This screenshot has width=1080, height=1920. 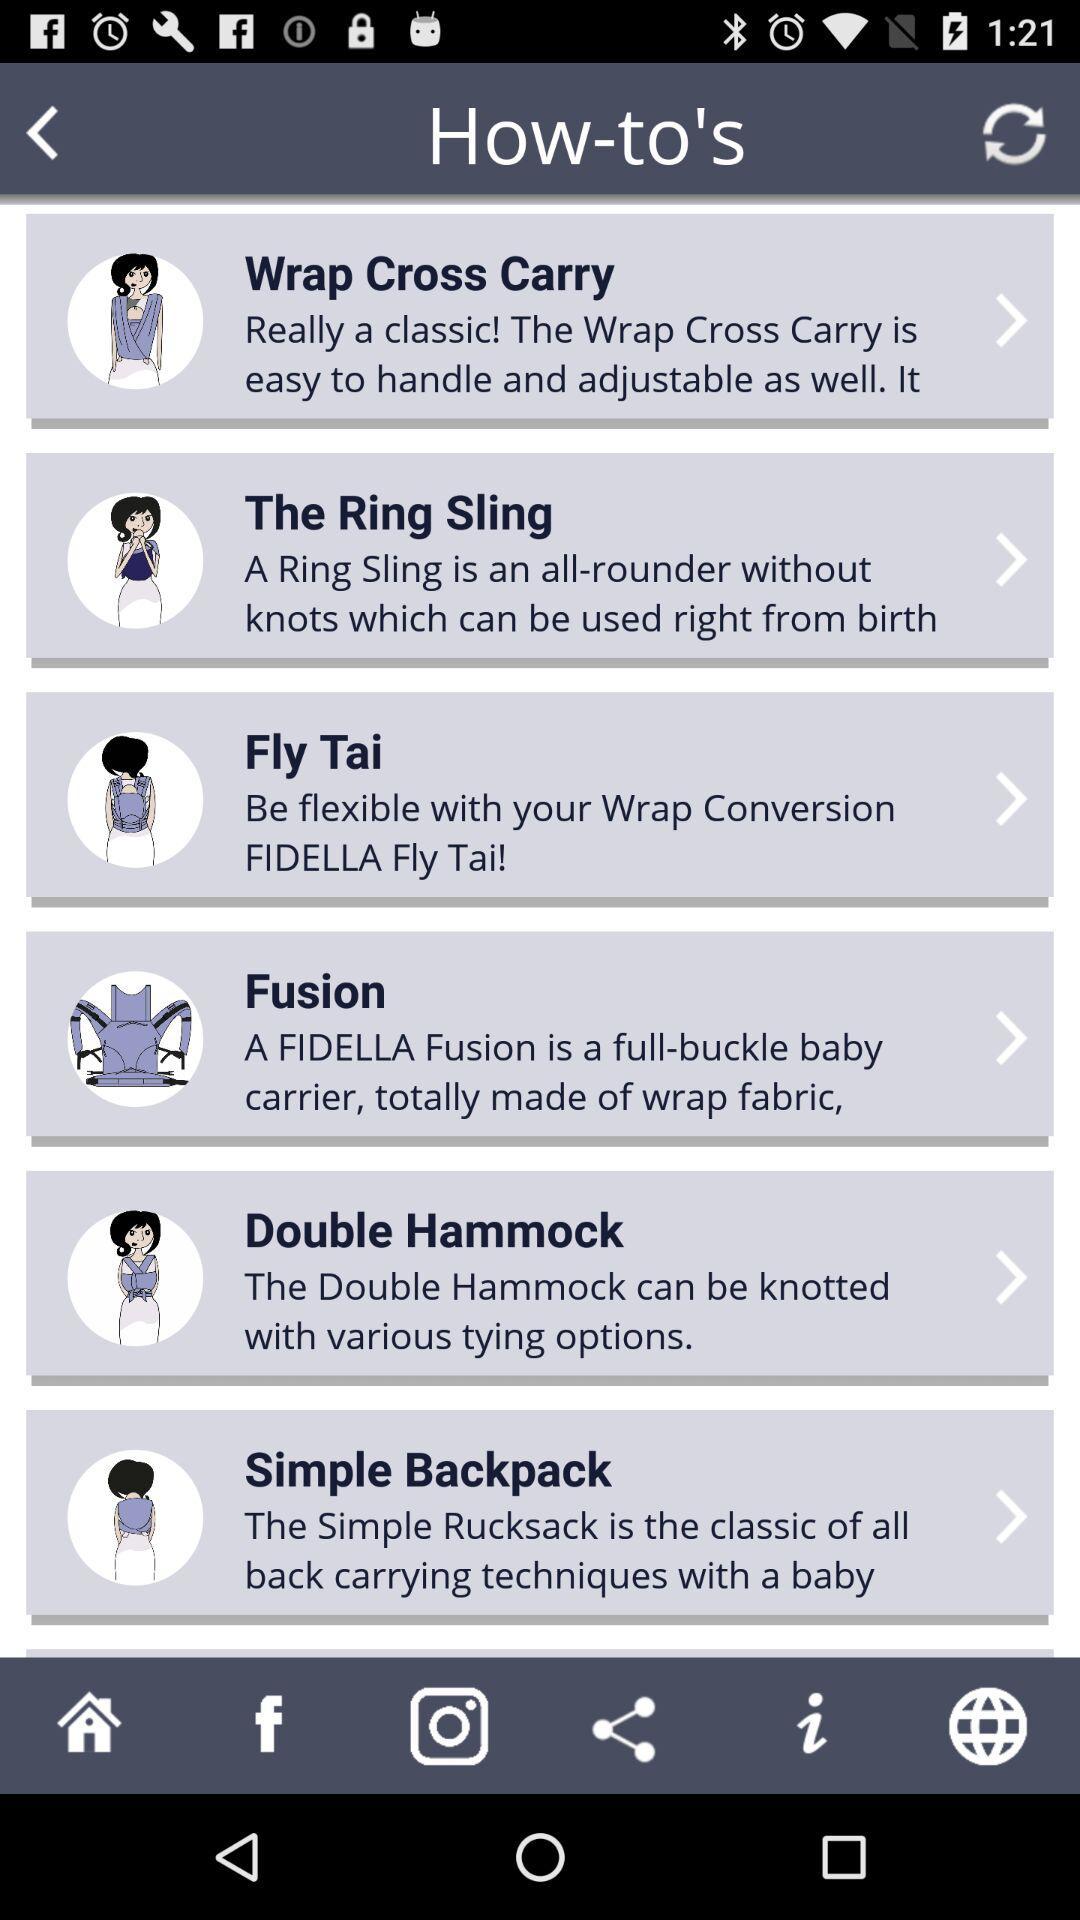 I want to click on the refresh icon, so click(x=1014, y=142).